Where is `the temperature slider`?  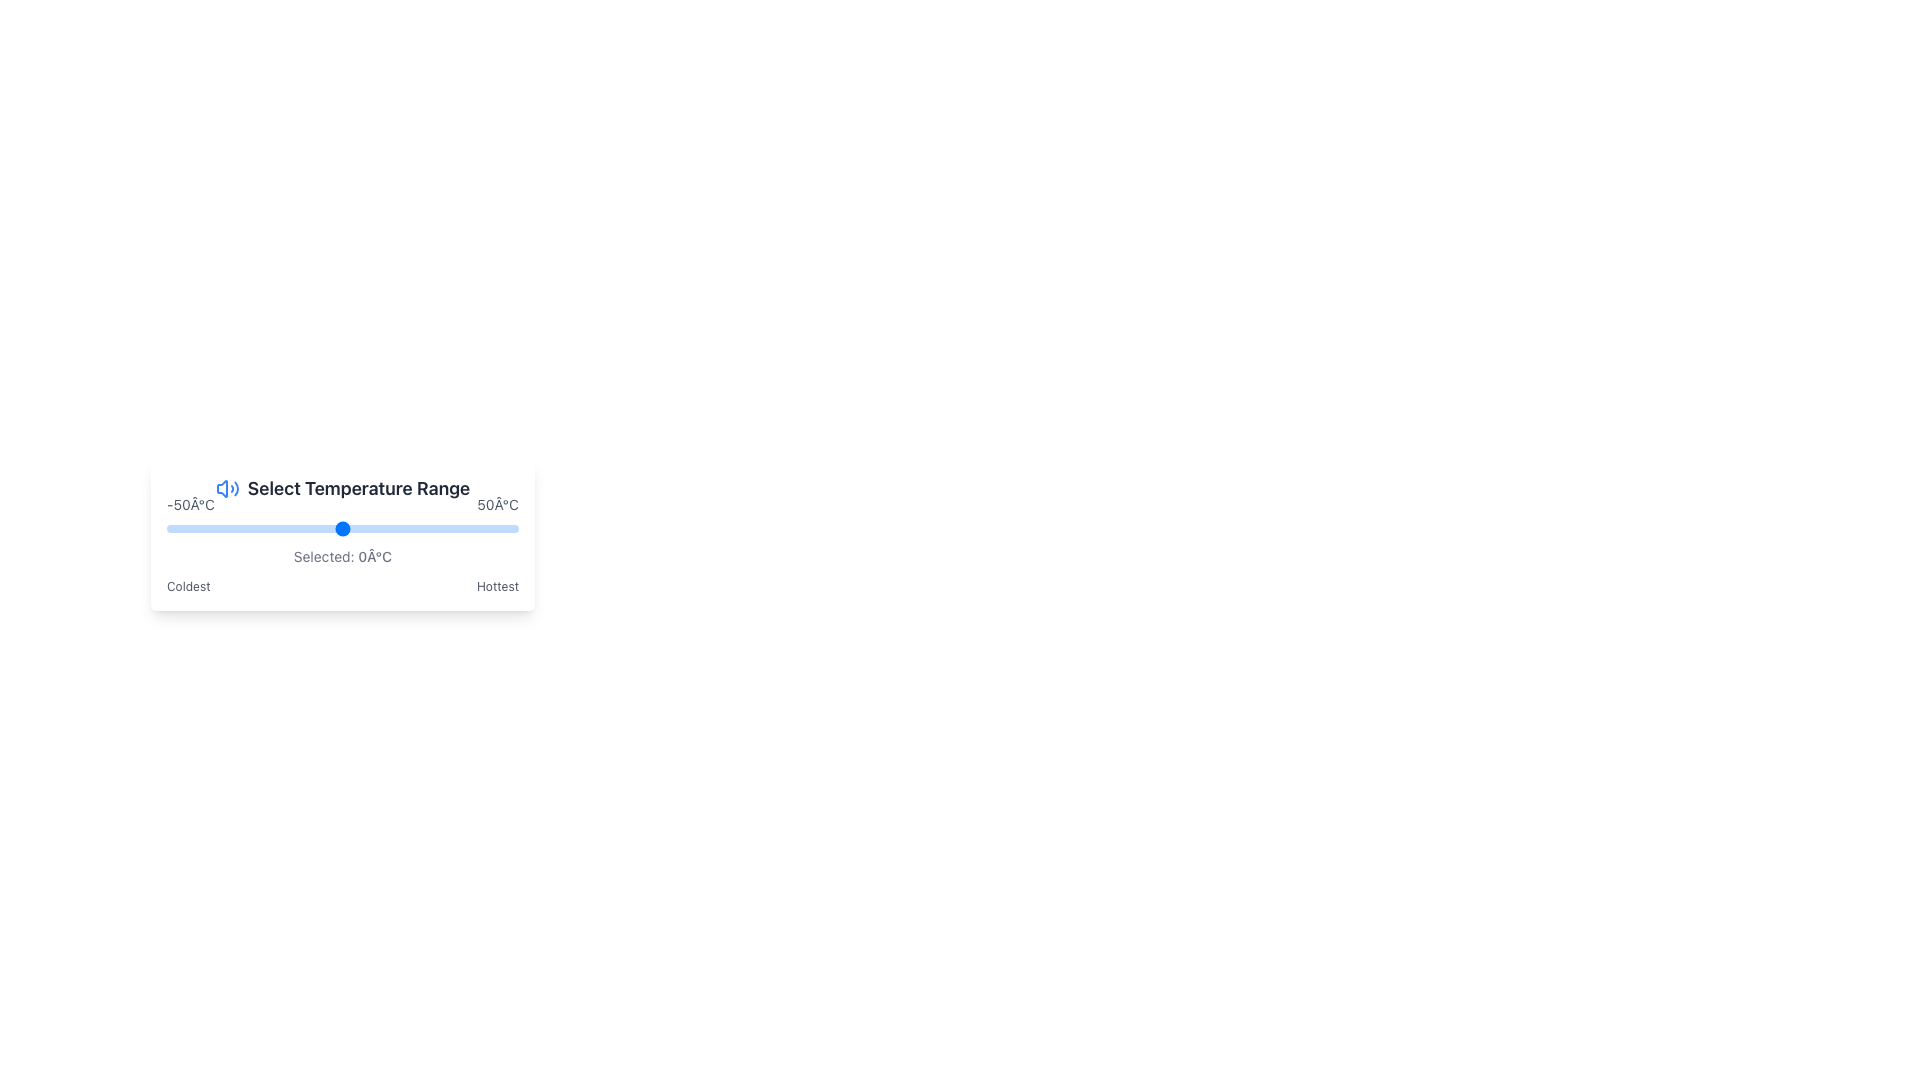
the temperature slider is located at coordinates (188, 527).